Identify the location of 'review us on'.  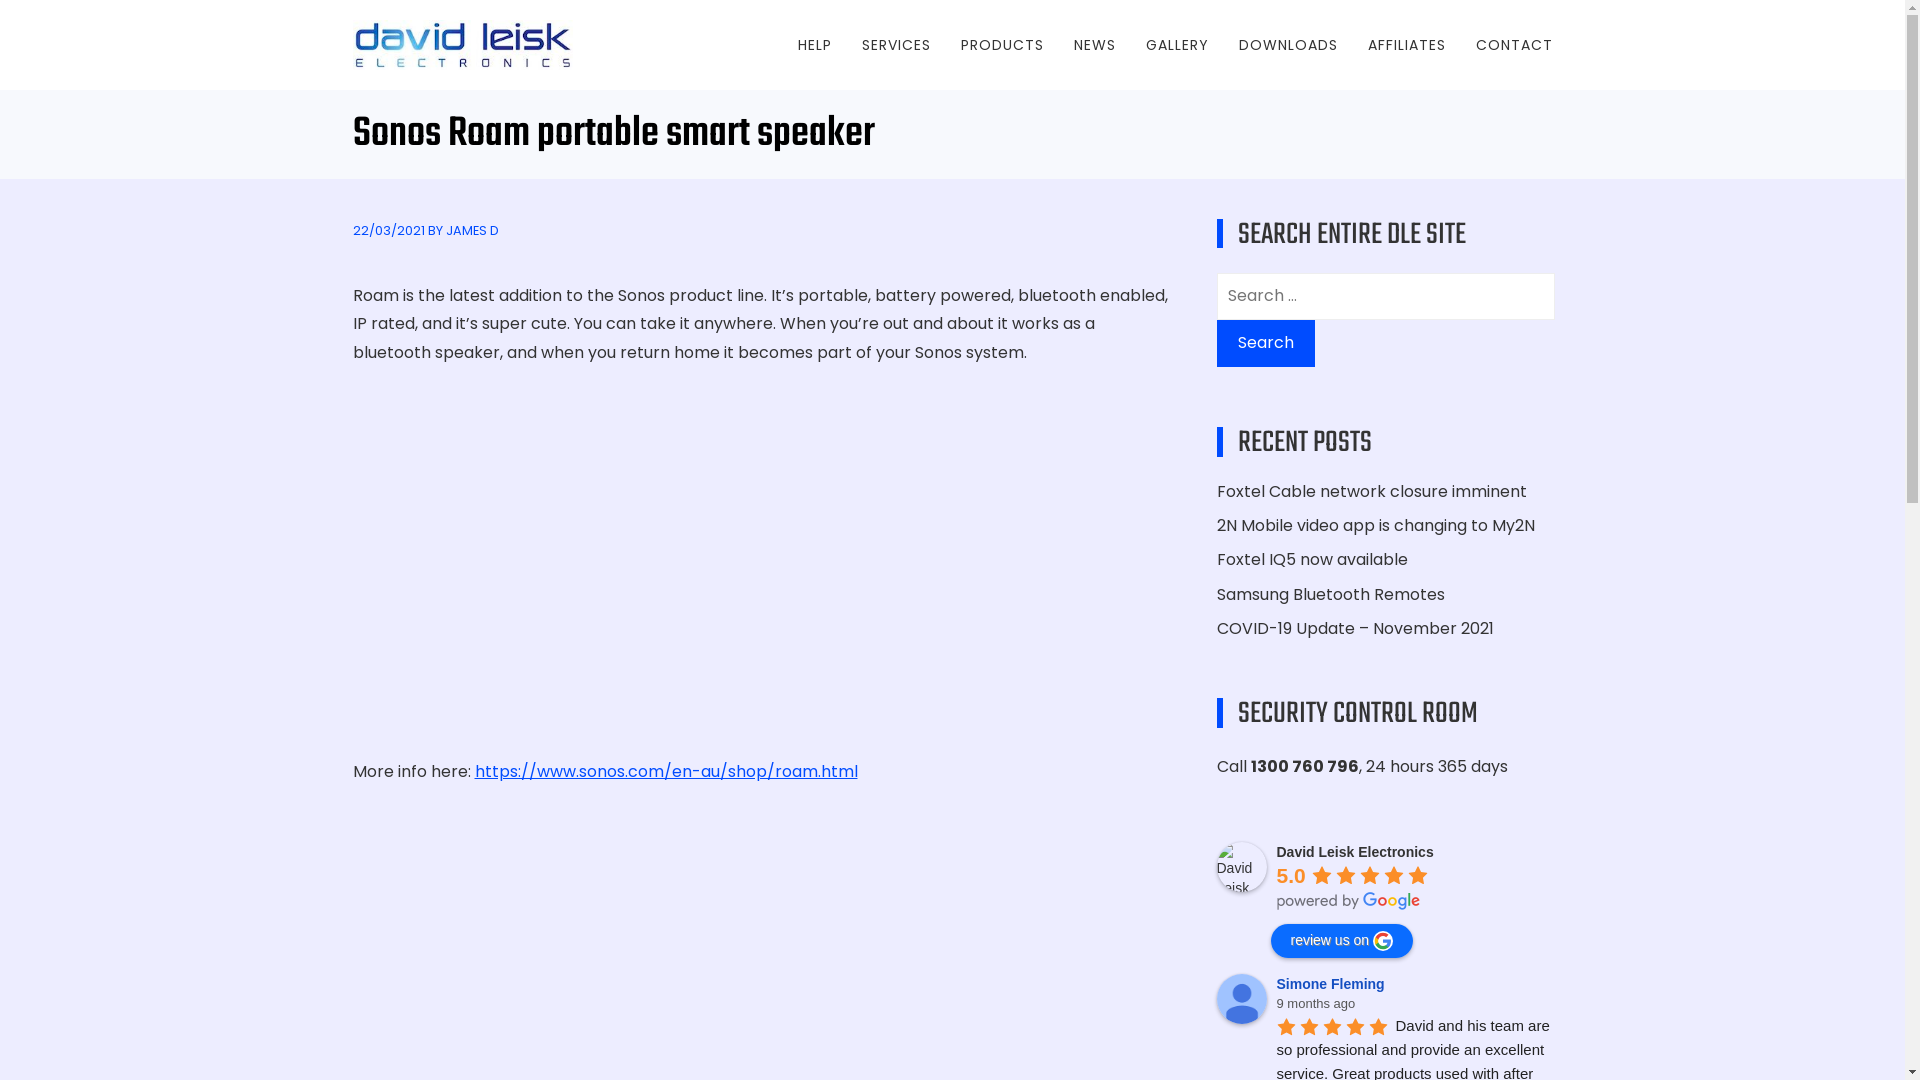
(1341, 941).